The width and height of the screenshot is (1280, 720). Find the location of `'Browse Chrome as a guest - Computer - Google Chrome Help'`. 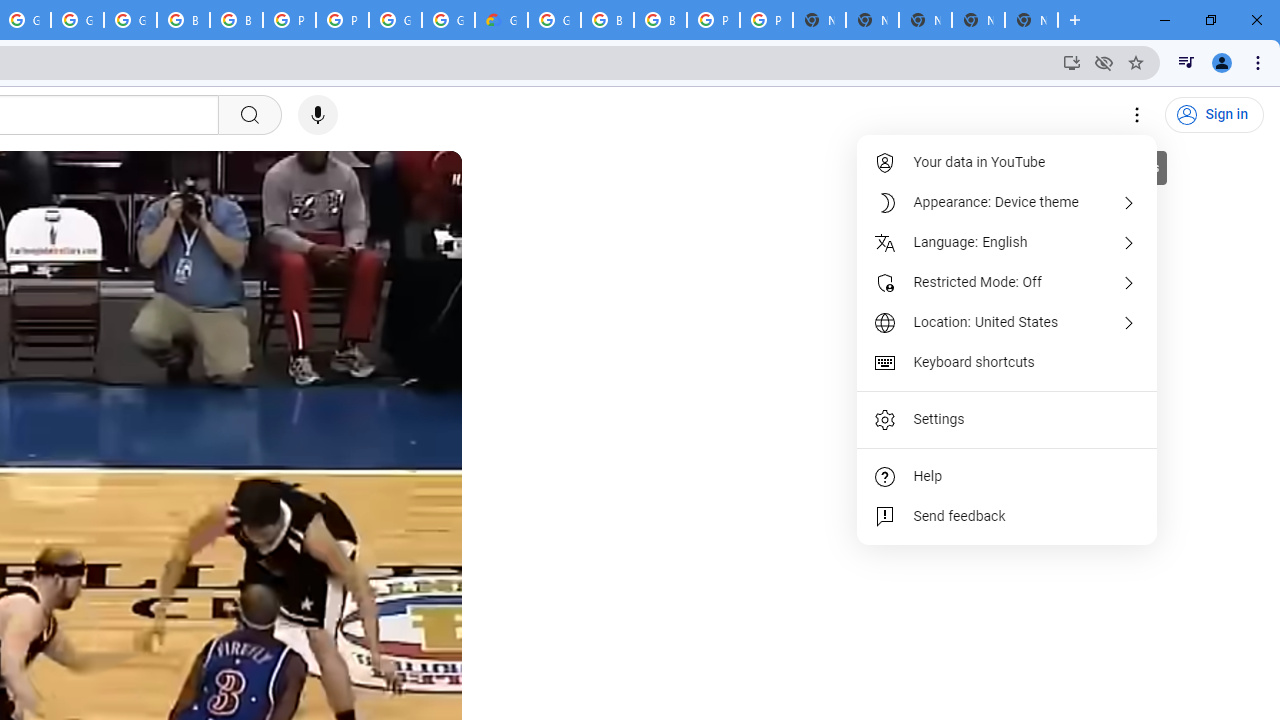

'Browse Chrome as a guest - Computer - Google Chrome Help' is located at coordinates (183, 20).